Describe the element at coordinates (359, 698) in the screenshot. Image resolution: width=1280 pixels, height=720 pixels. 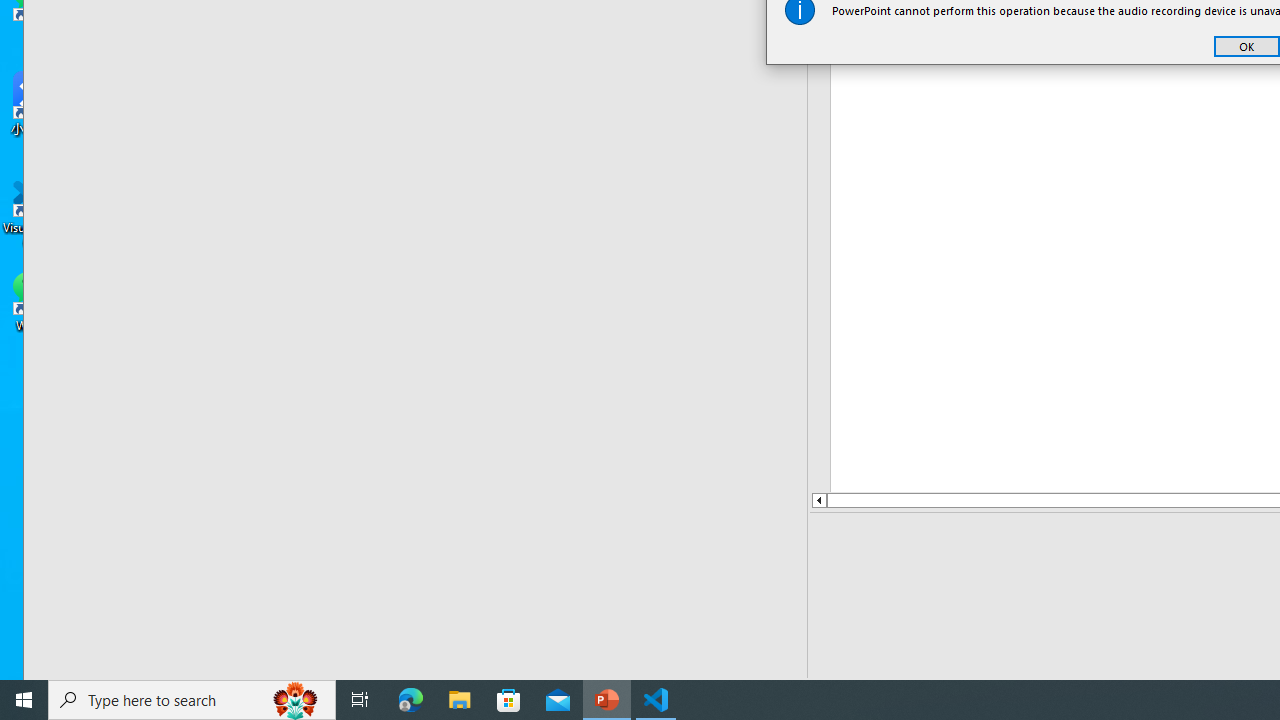
I see `'Task View'` at that location.